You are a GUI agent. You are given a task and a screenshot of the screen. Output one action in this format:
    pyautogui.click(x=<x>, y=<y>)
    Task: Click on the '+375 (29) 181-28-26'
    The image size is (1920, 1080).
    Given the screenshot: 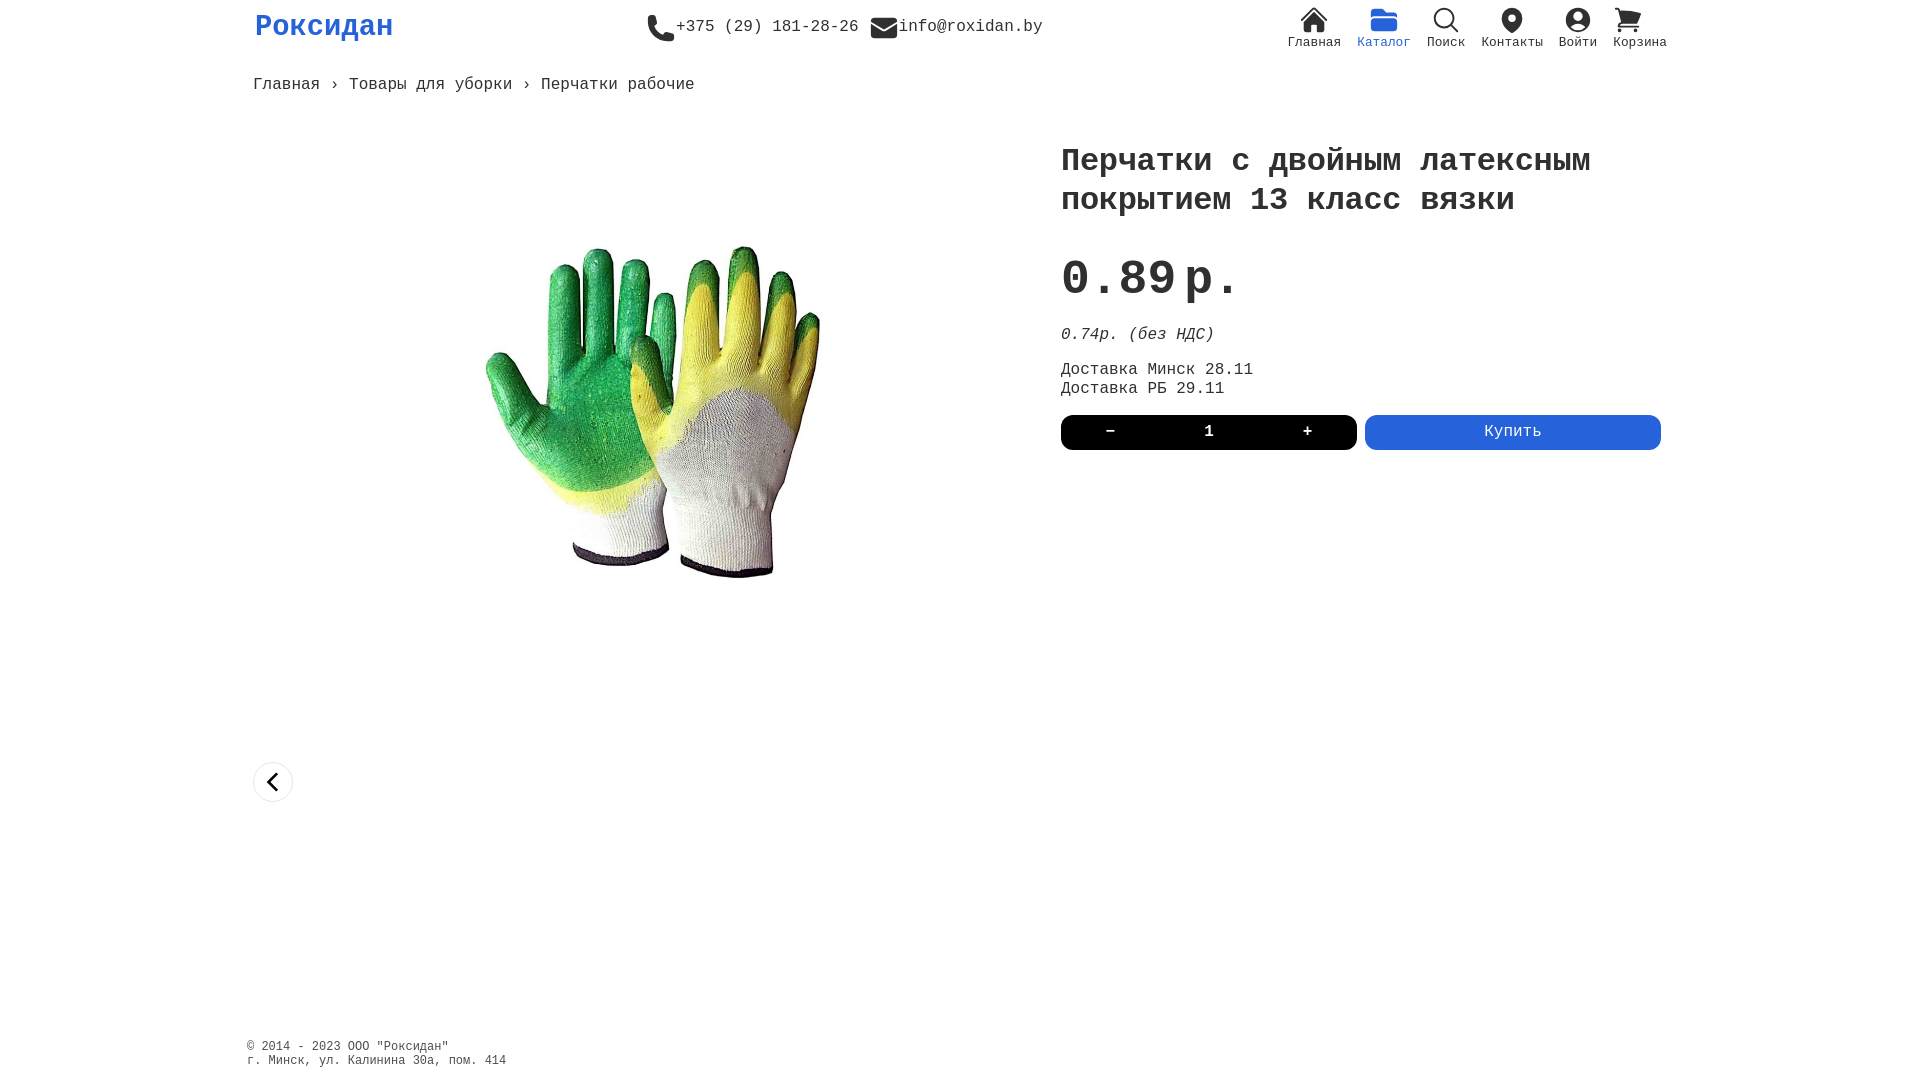 What is the action you would take?
    pyautogui.click(x=751, y=27)
    